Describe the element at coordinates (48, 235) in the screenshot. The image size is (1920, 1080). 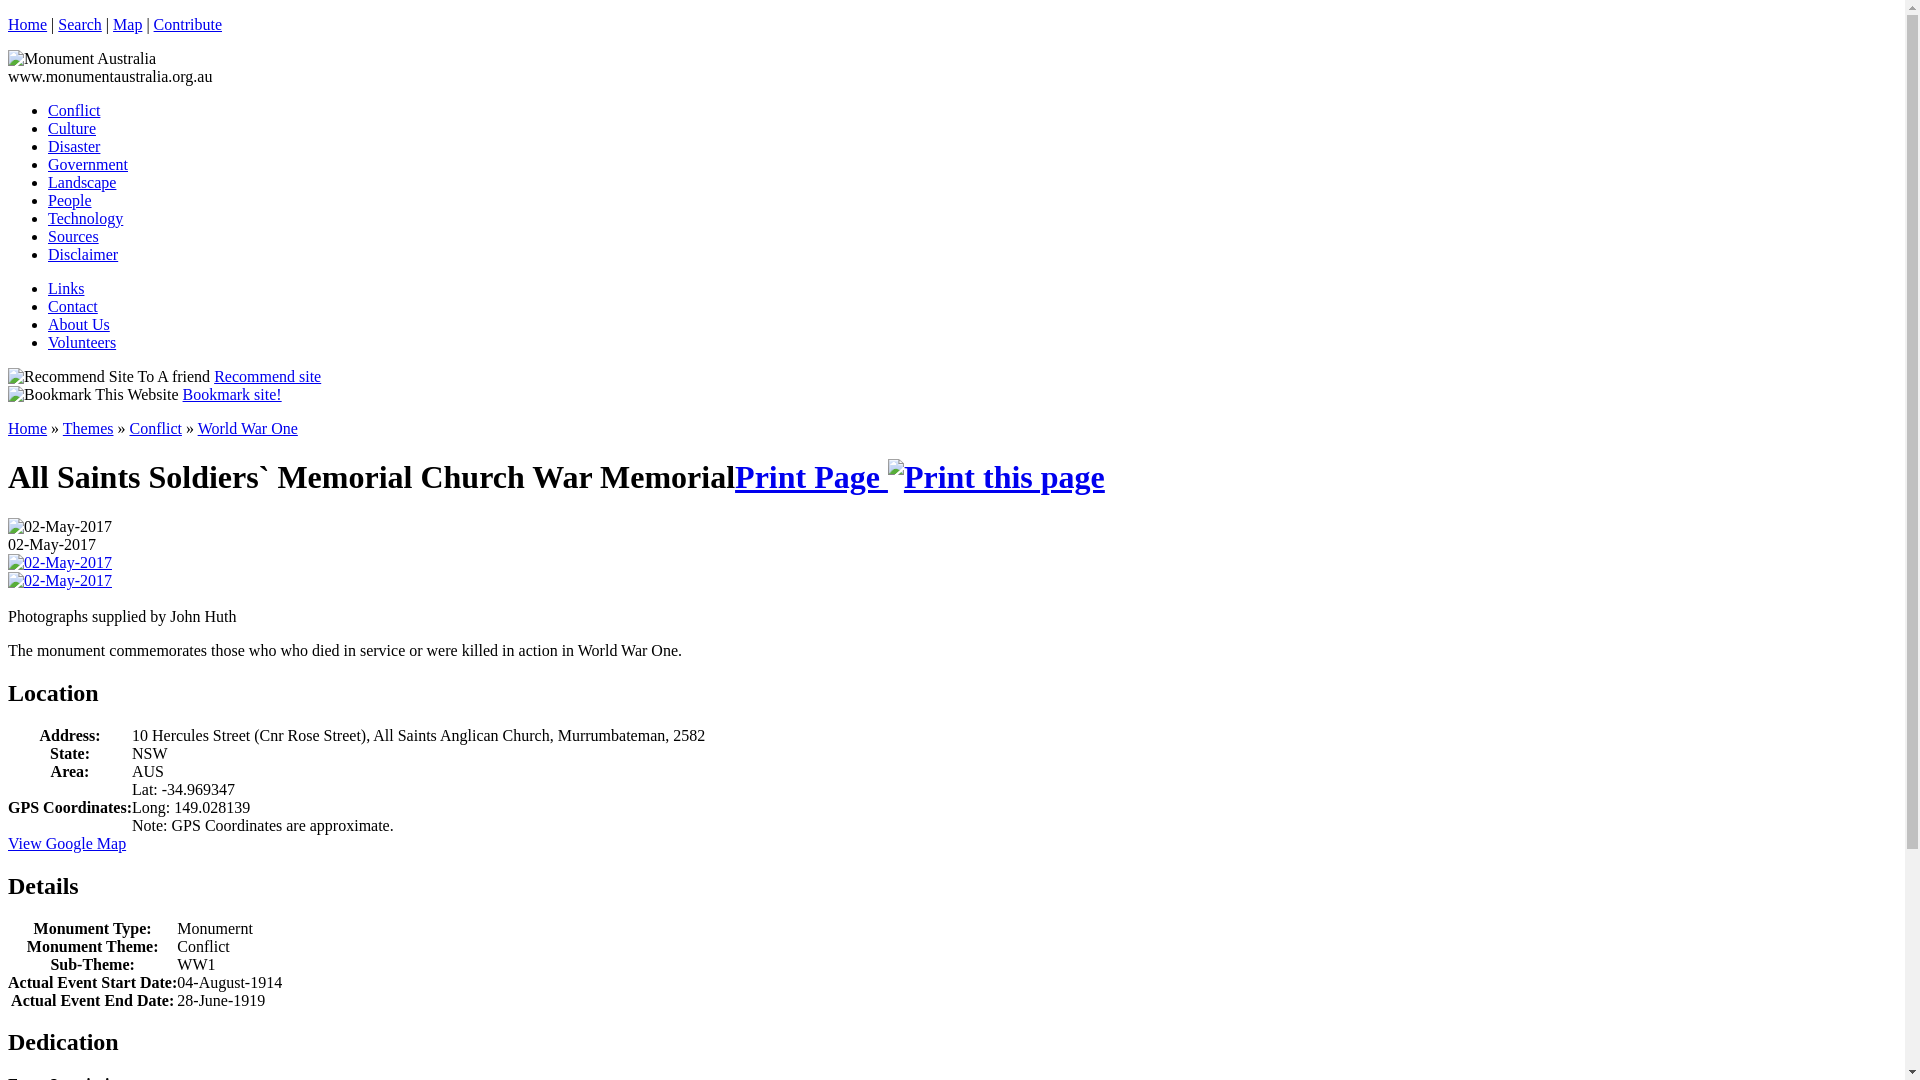
I see `'Sources'` at that location.